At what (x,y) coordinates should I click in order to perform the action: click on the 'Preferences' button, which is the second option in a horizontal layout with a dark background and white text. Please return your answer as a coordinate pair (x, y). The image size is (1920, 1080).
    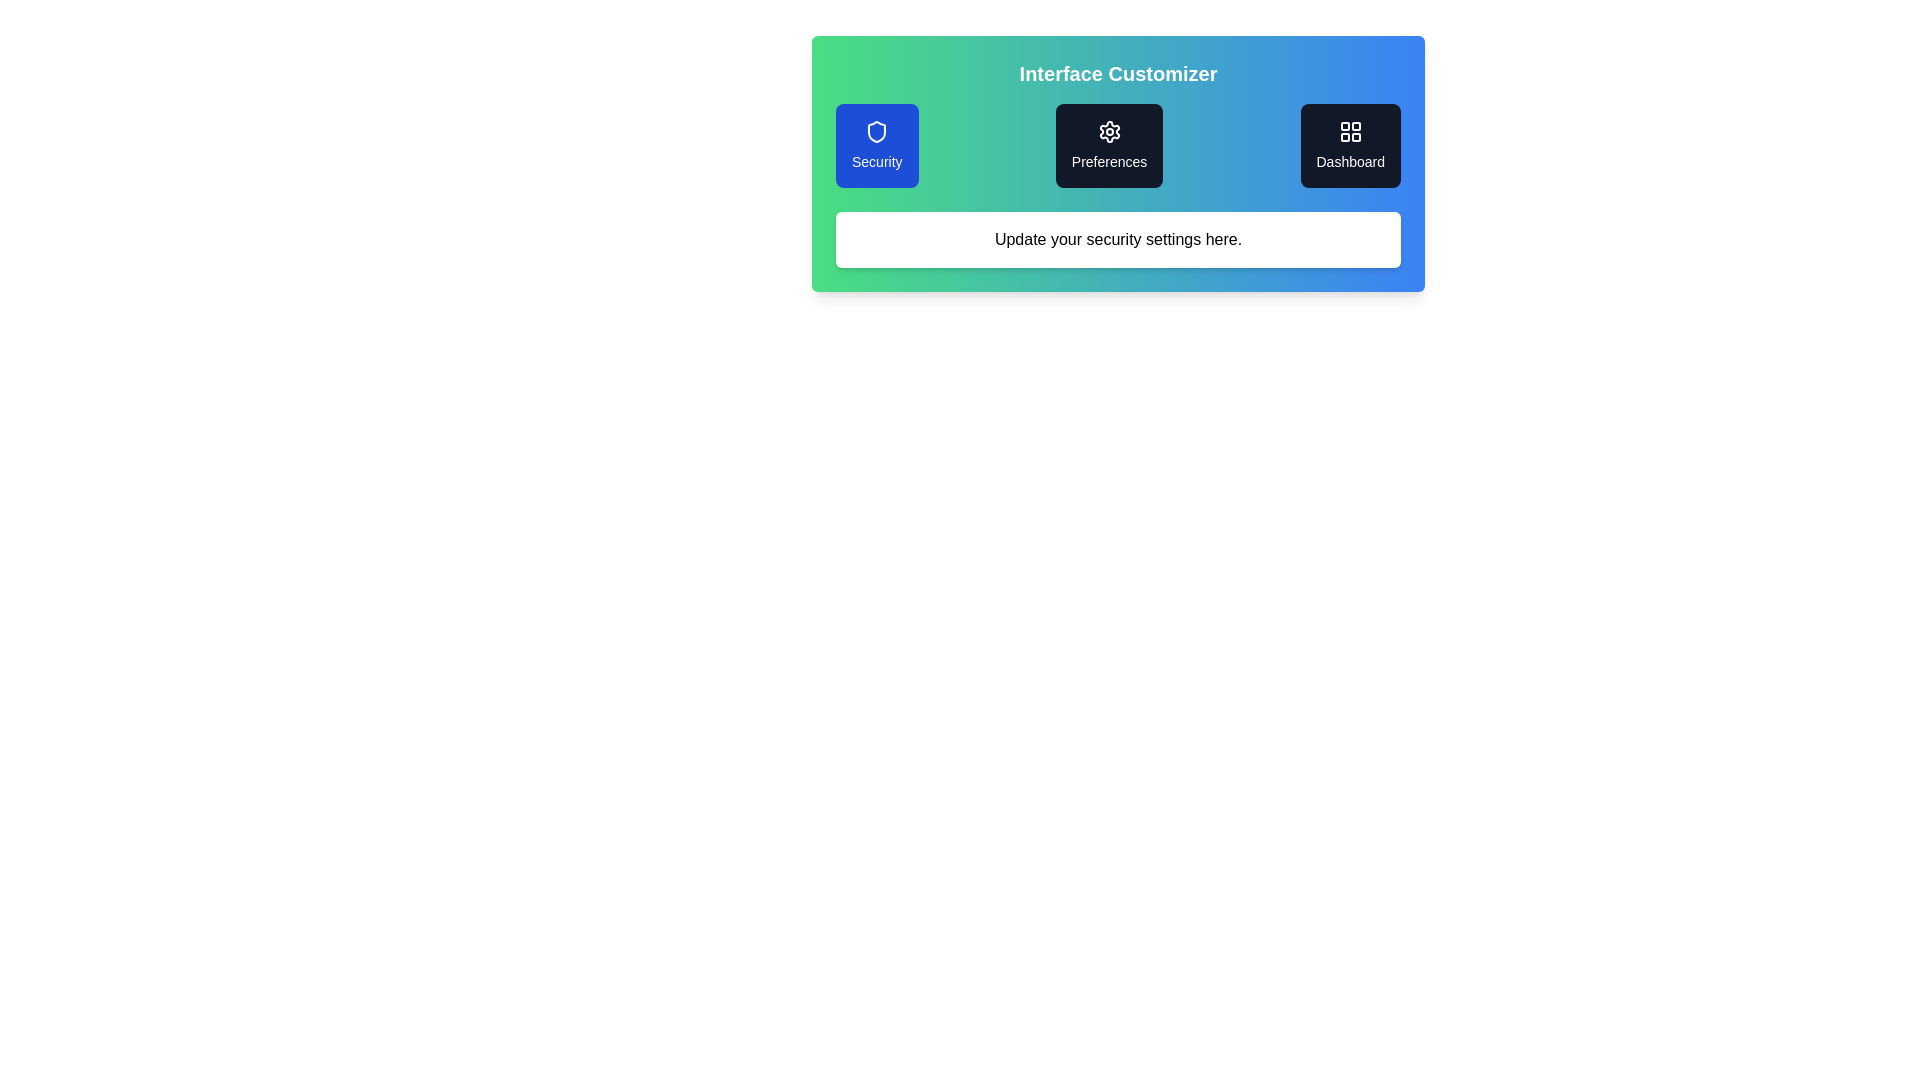
    Looking at the image, I should click on (1117, 145).